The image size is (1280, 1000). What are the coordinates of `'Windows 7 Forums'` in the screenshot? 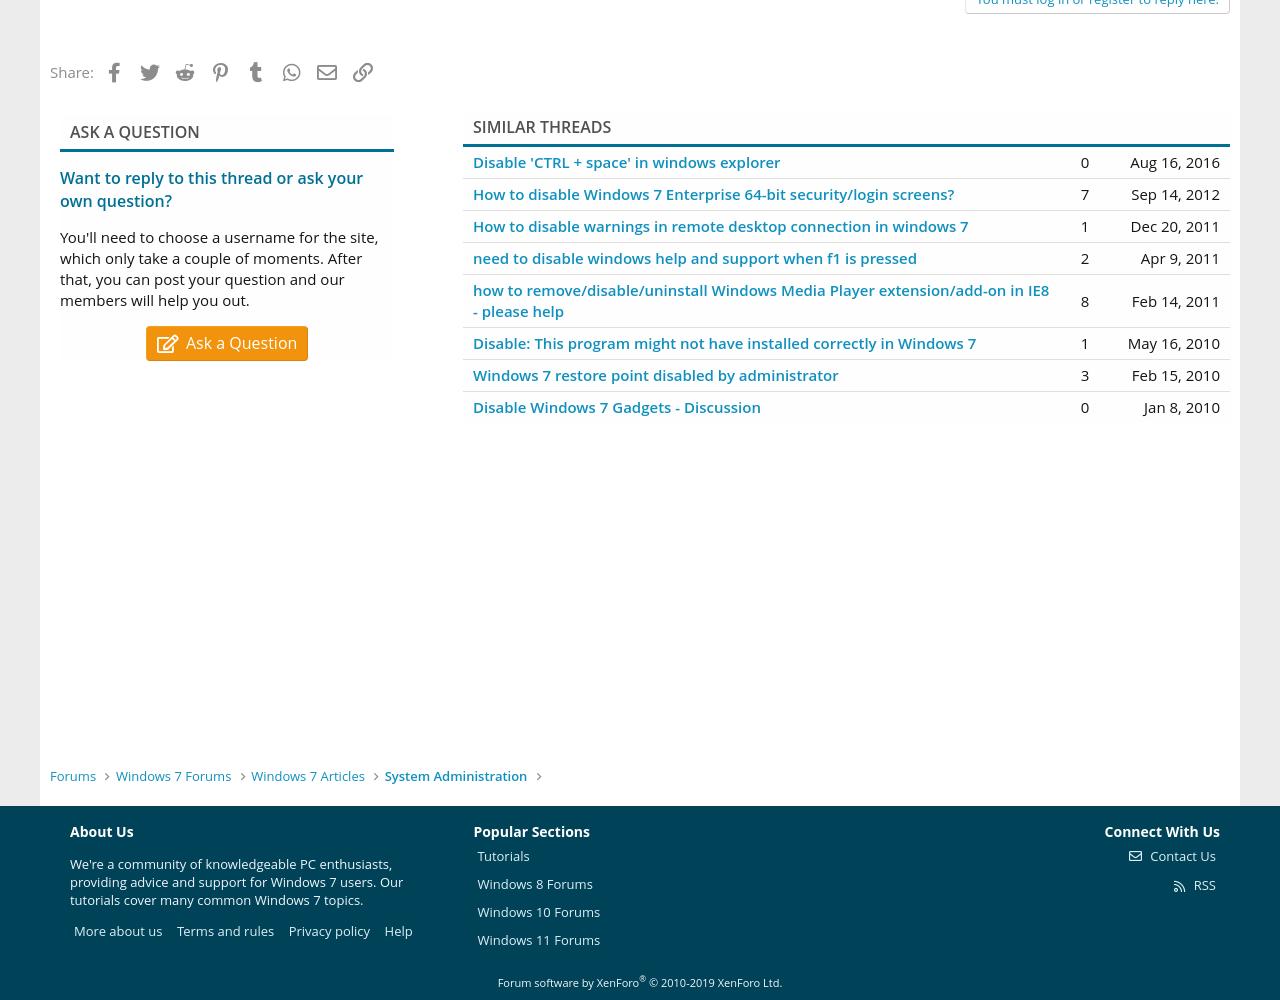 It's located at (173, 775).